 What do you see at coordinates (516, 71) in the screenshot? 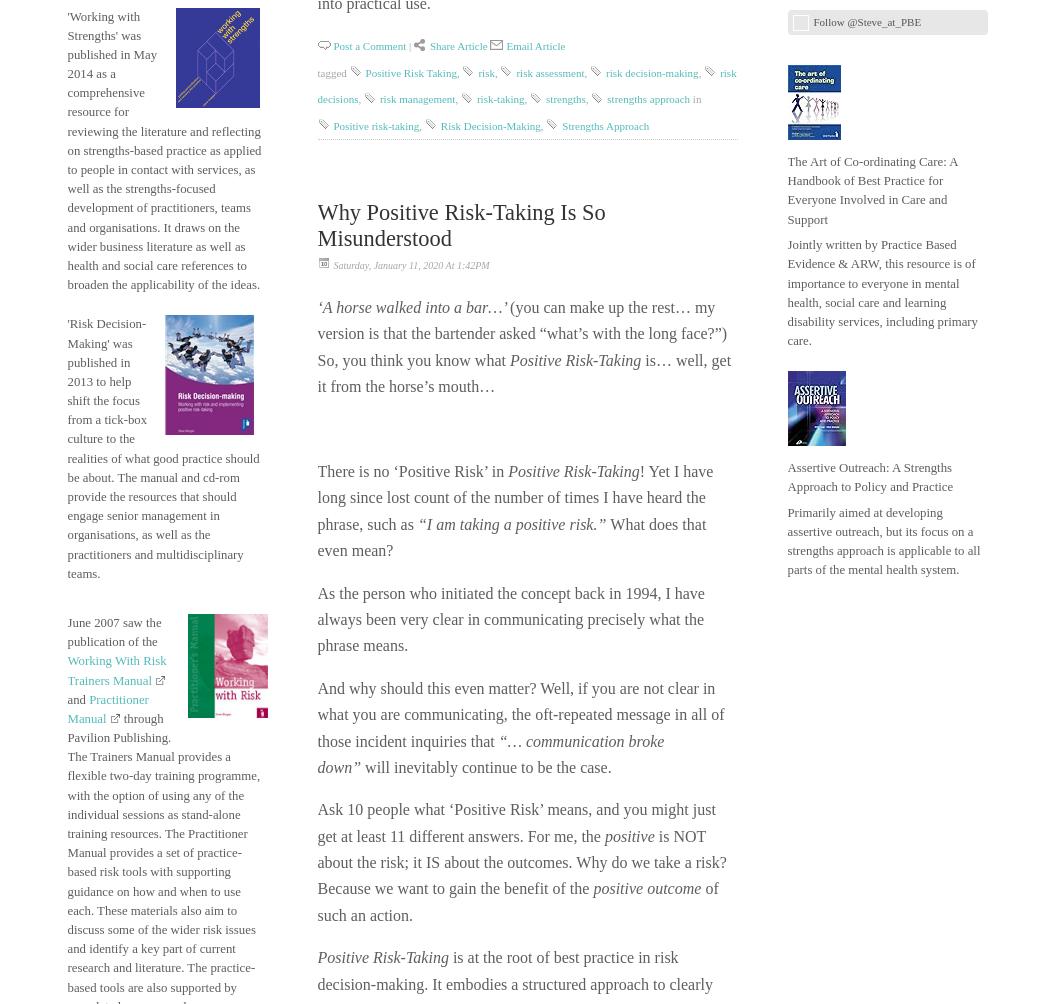
I see `'risk assessment'` at bounding box center [516, 71].